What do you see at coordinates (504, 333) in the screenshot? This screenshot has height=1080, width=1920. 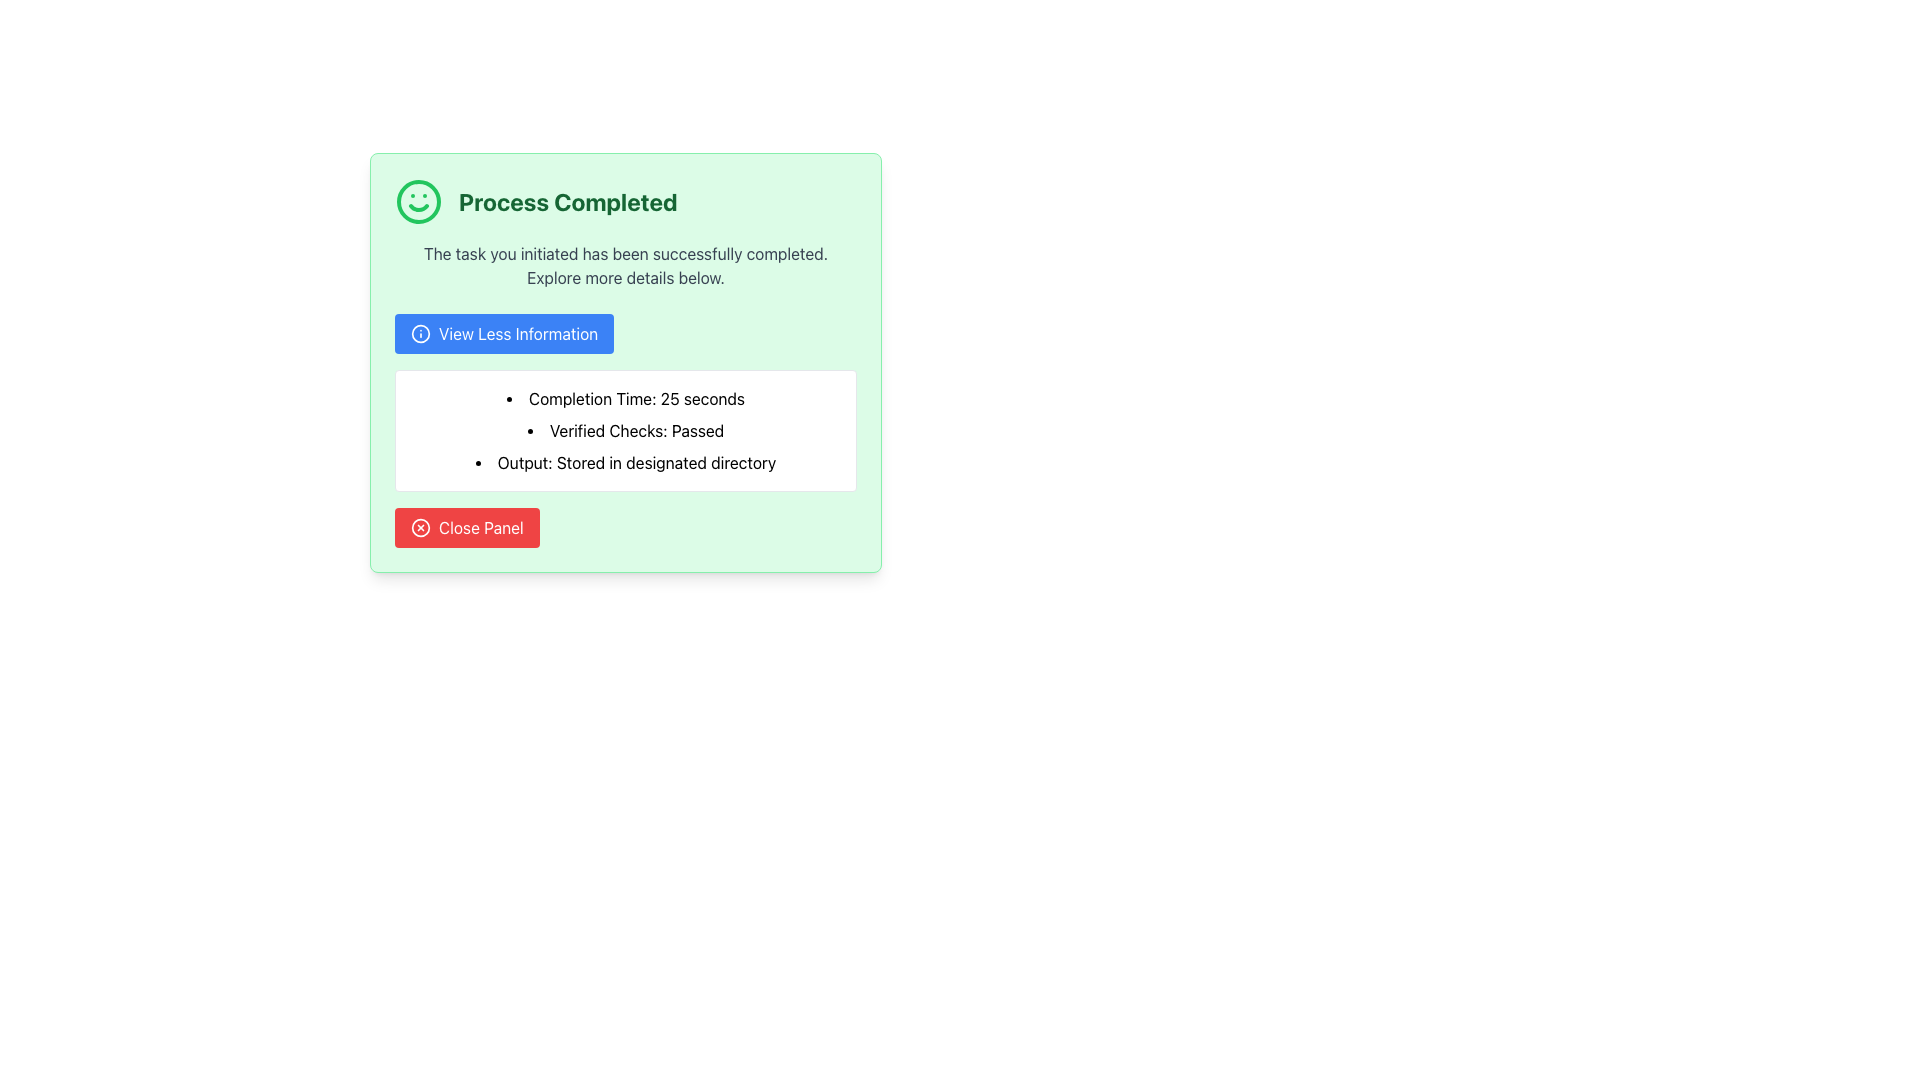 I see `the rectangular button with a blue background and white text that reads 'View Less Information' for keyboard navigation` at bounding box center [504, 333].